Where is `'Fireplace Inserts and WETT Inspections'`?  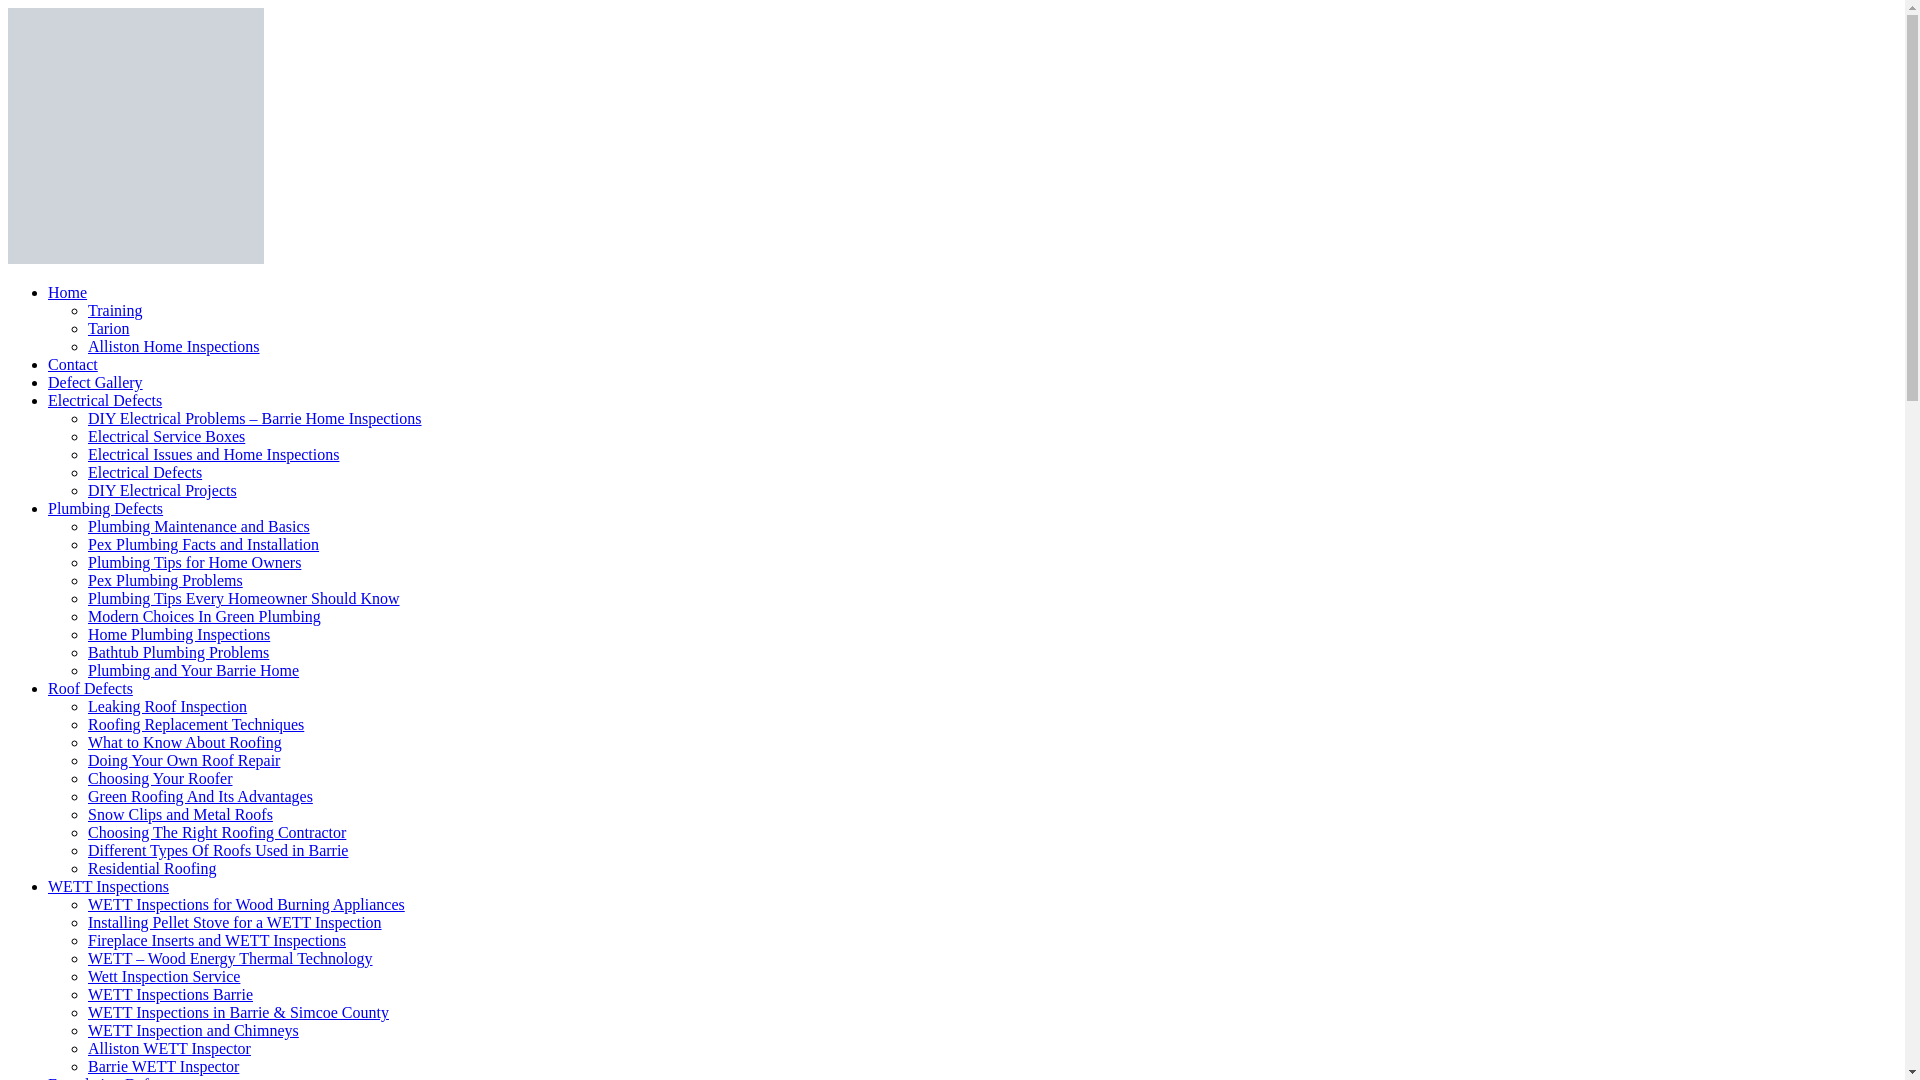
'Fireplace Inserts and WETT Inspections' is located at coordinates (216, 940).